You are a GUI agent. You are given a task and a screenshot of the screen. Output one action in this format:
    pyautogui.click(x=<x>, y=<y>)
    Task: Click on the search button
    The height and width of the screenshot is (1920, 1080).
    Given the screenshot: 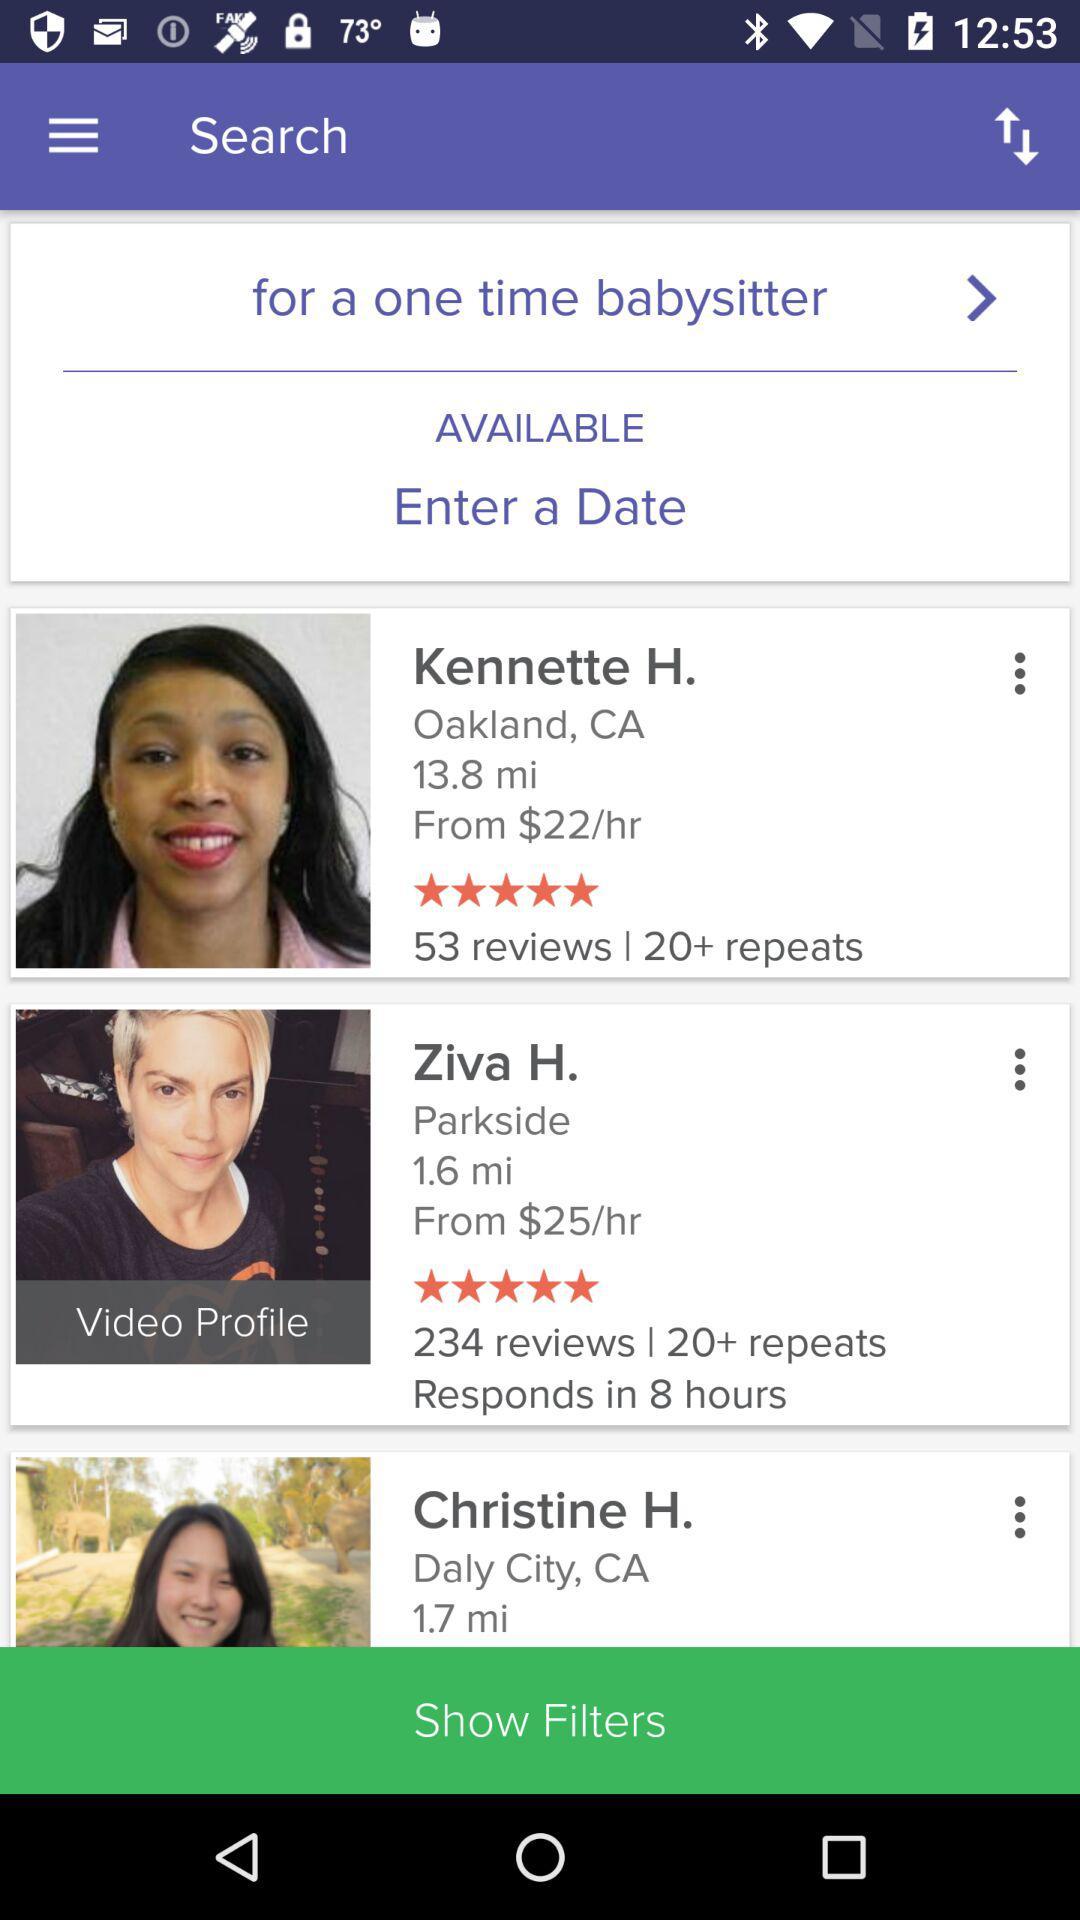 What is the action you would take?
    pyautogui.click(x=990, y=296)
    